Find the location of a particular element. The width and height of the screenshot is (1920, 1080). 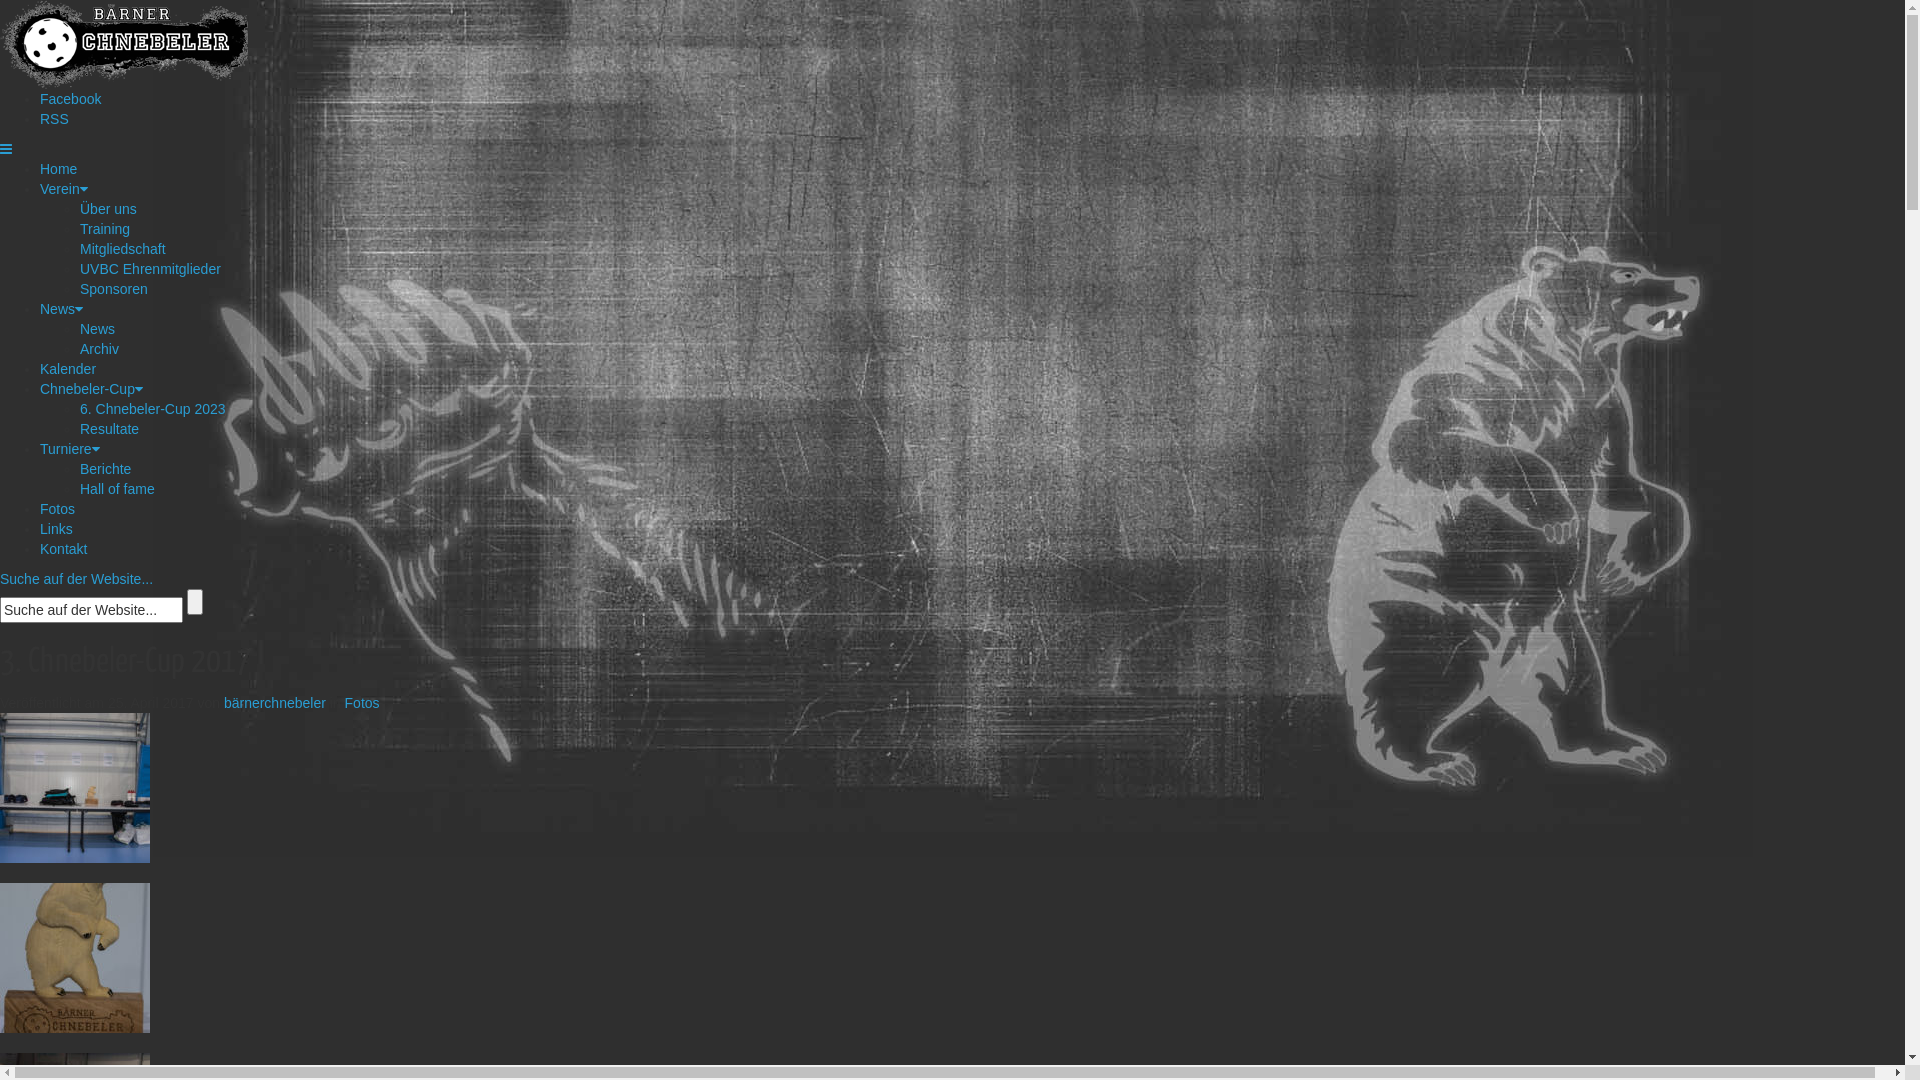

'News' is located at coordinates (61, 308).